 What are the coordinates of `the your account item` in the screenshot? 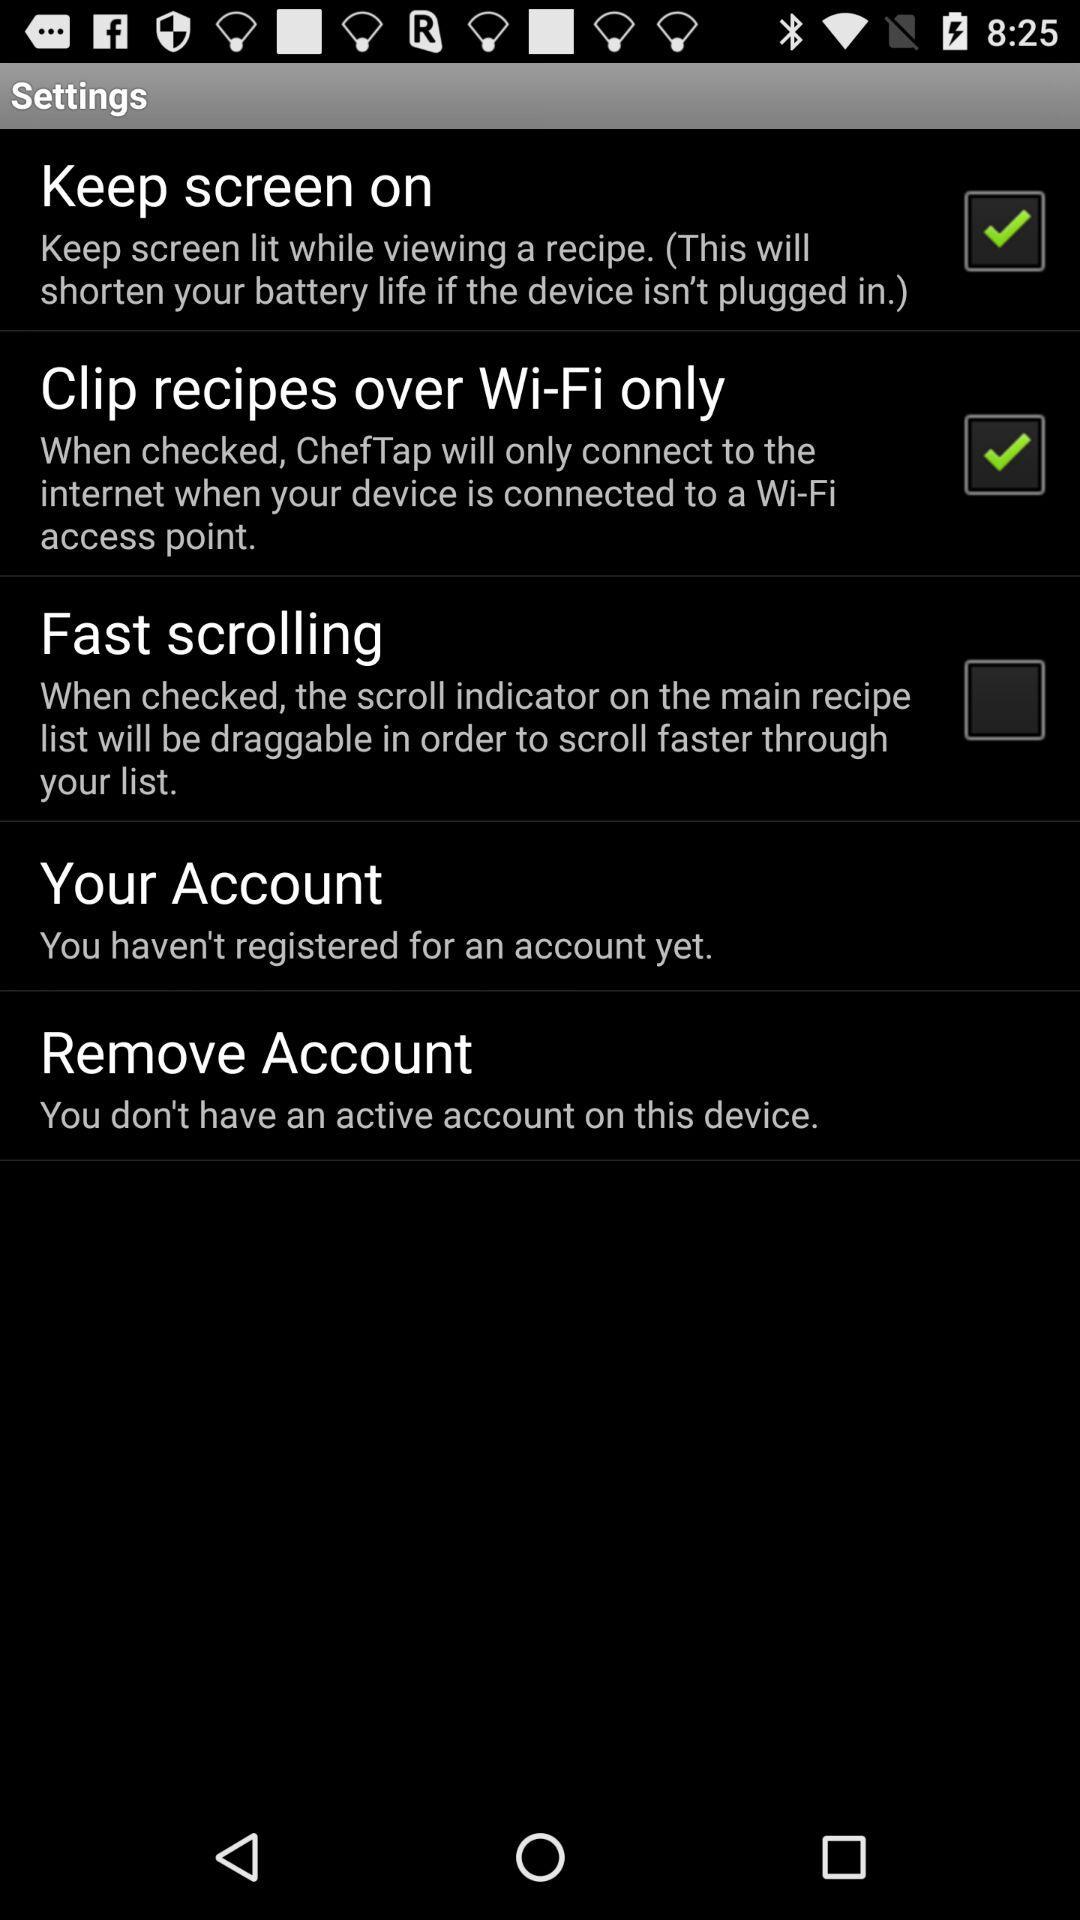 It's located at (211, 880).